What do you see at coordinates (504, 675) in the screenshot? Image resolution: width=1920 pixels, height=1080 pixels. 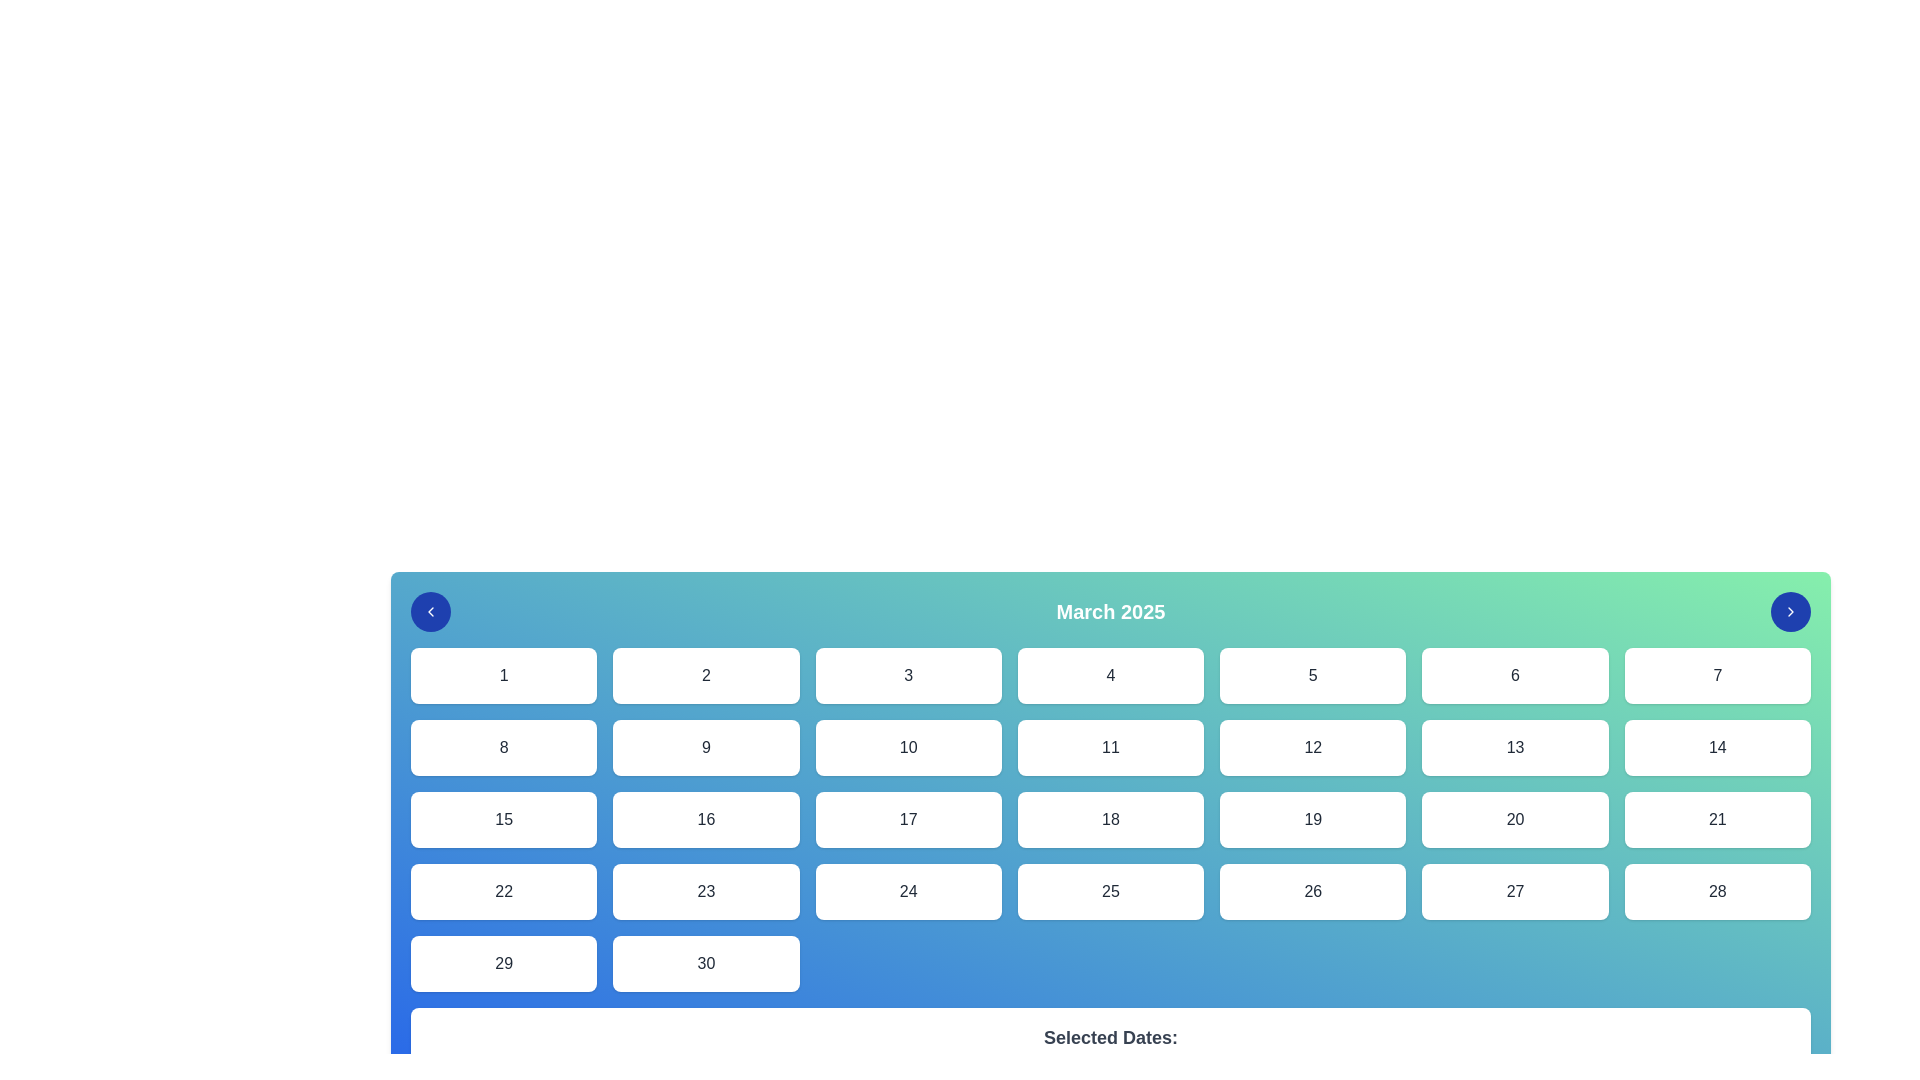 I see `the first day selectable grid item` at bounding box center [504, 675].